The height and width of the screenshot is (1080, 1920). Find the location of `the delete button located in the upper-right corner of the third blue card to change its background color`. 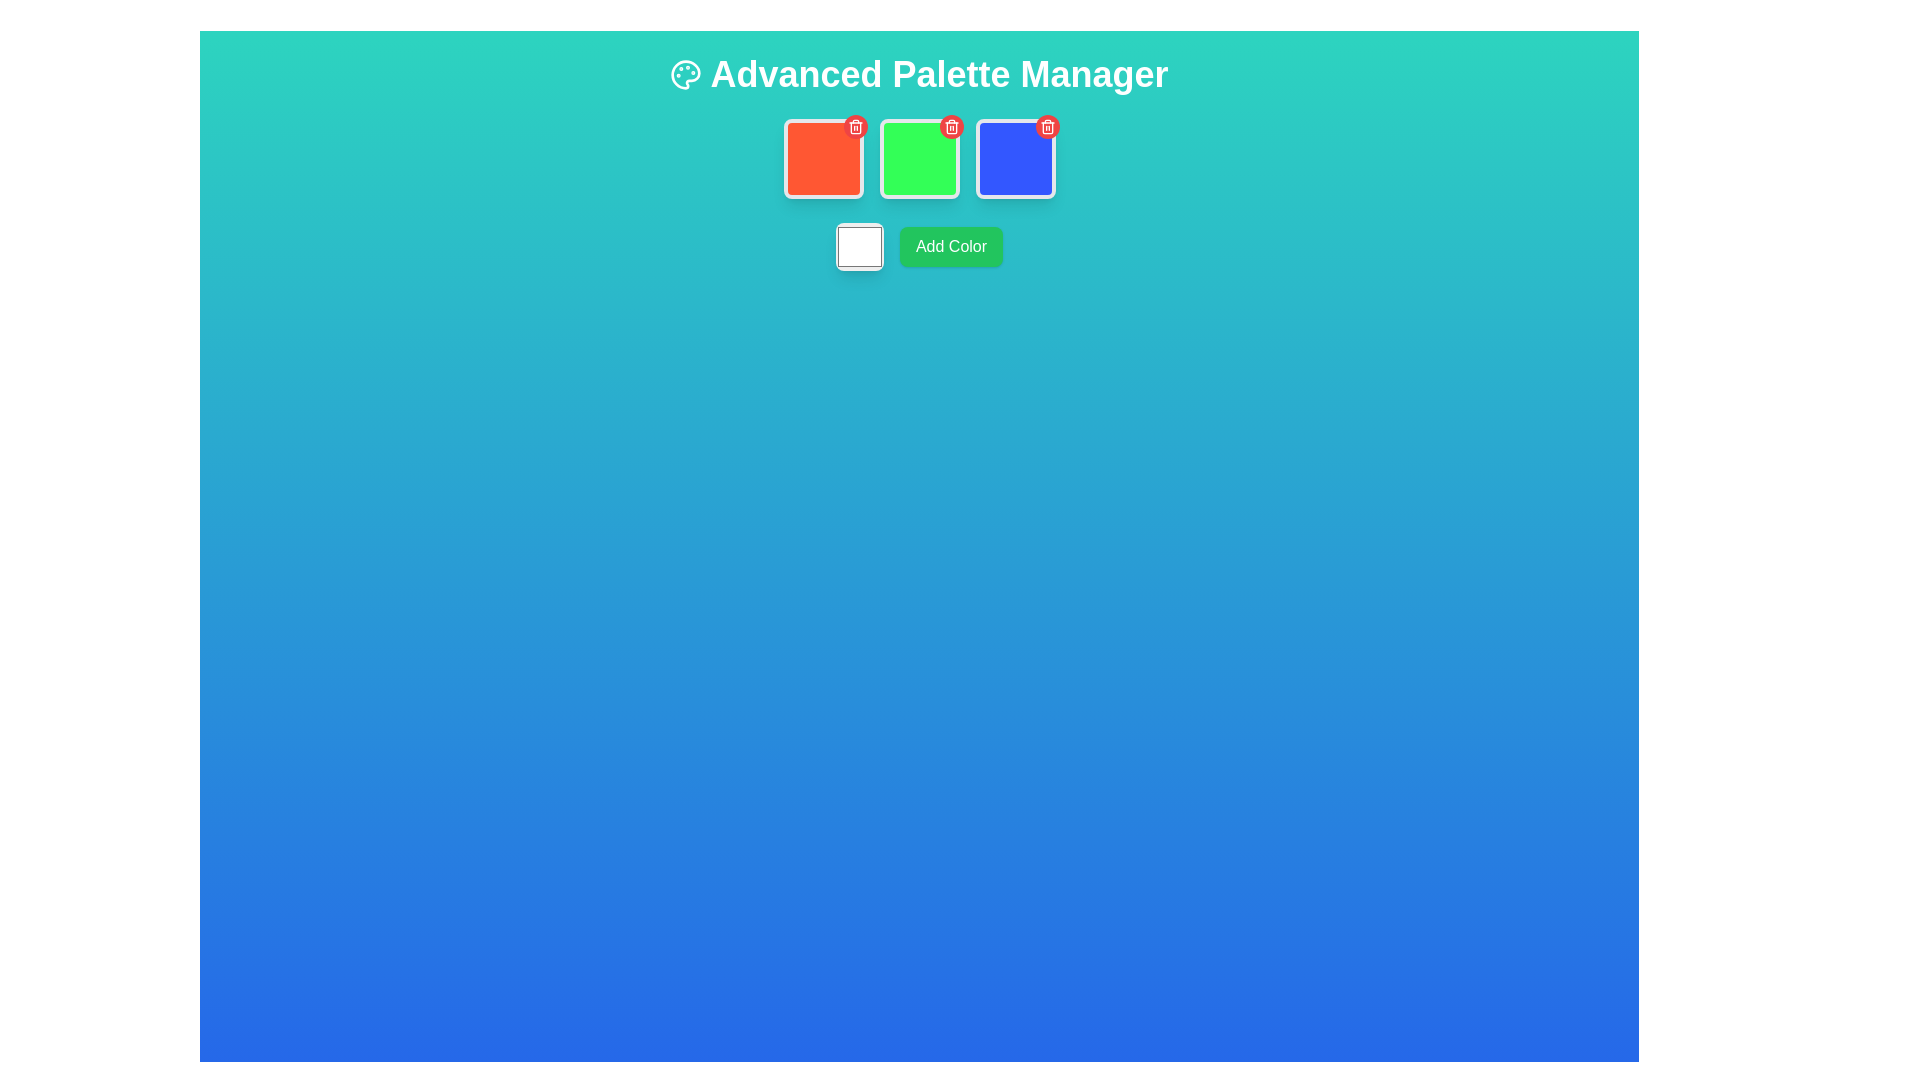

the delete button located in the upper-right corner of the third blue card to change its background color is located at coordinates (1046, 127).